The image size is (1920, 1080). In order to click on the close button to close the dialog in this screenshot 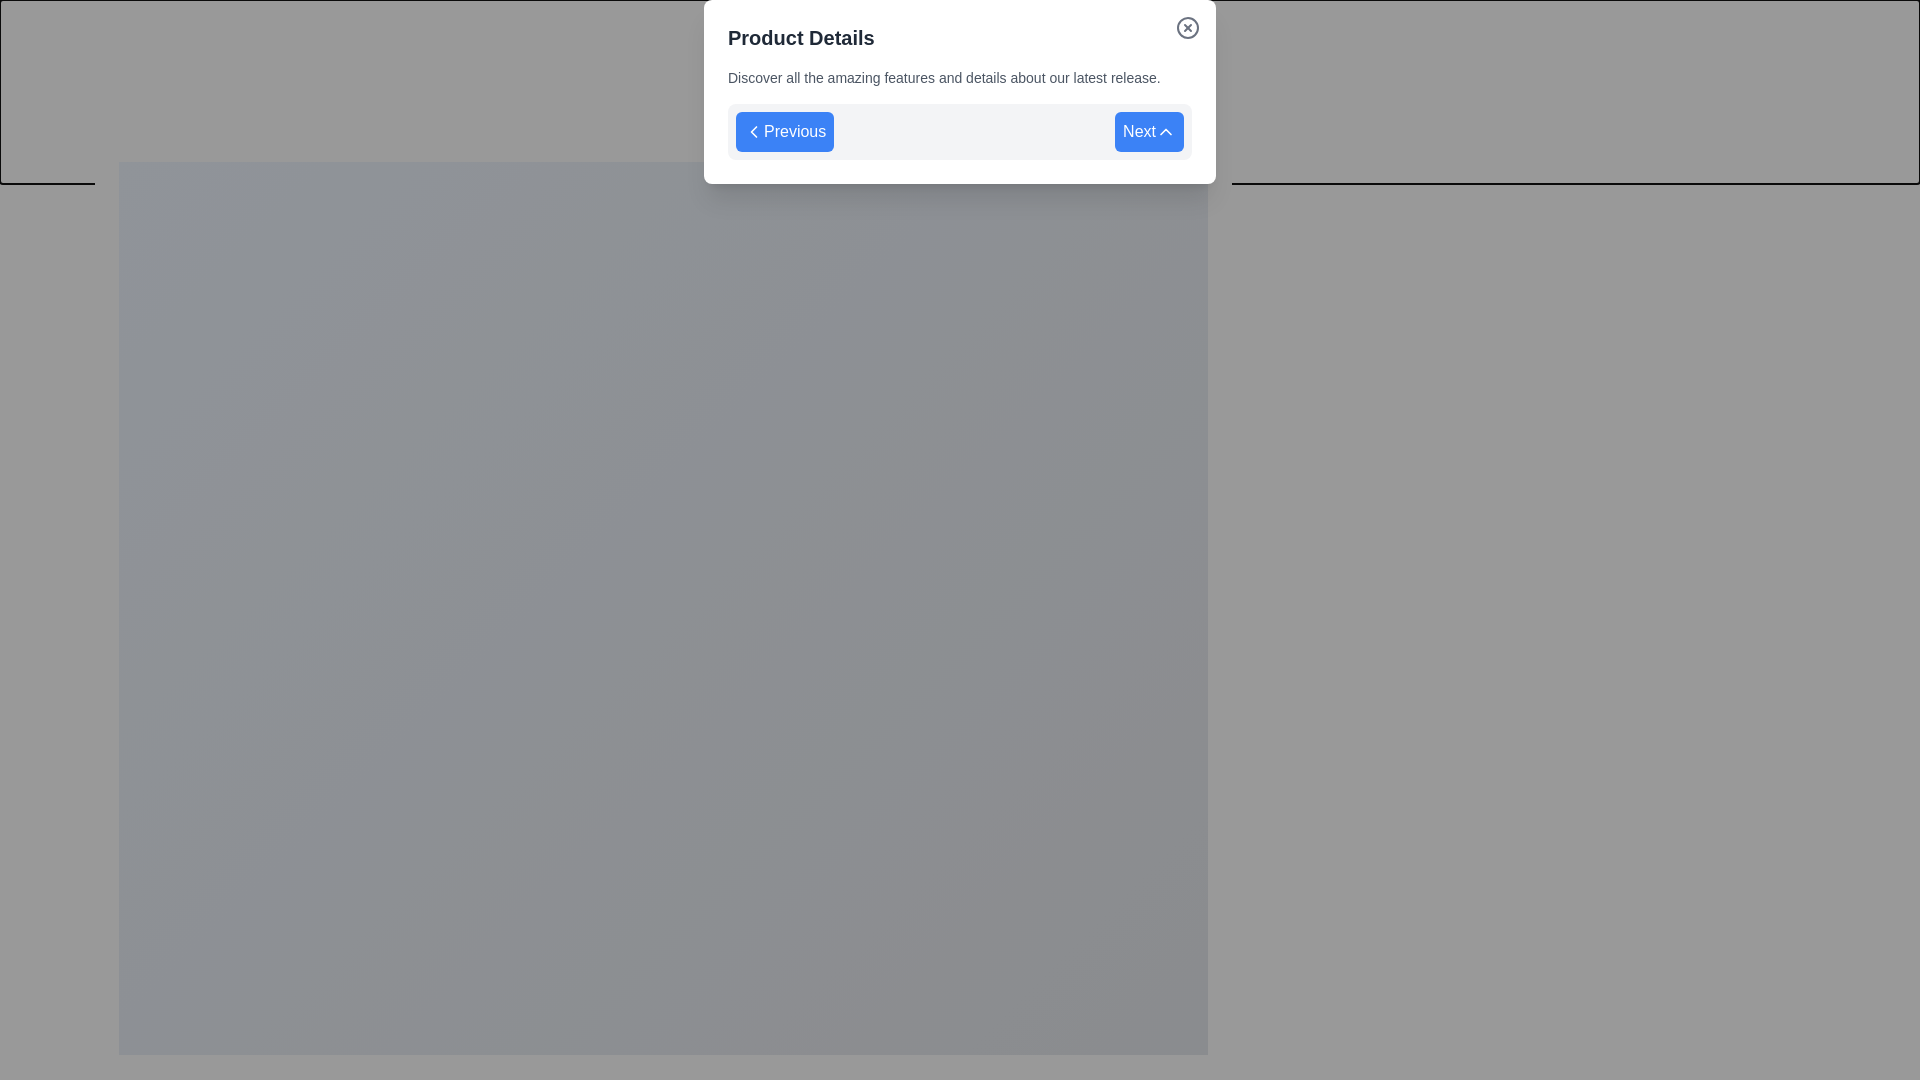, I will do `click(1231, 137)`.